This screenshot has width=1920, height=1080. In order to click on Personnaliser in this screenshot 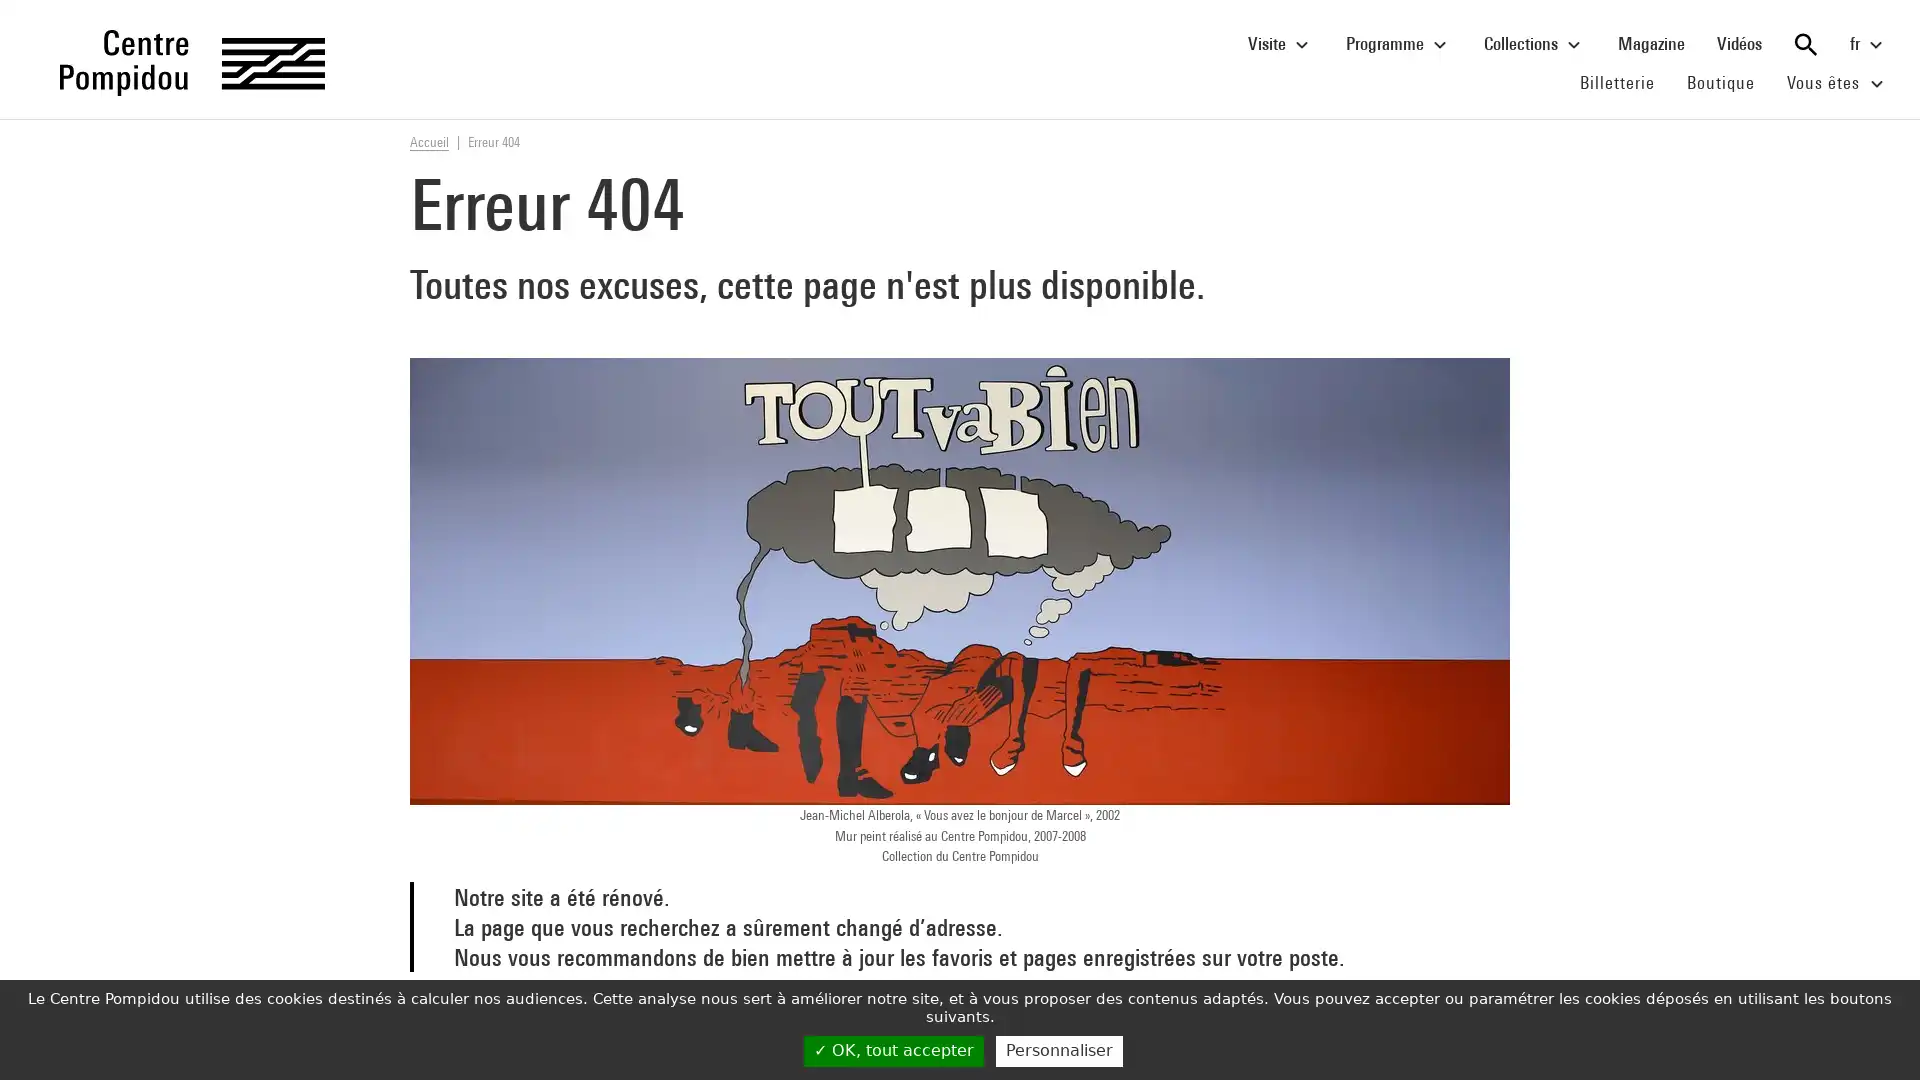, I will do `click(1058, 1050)`.